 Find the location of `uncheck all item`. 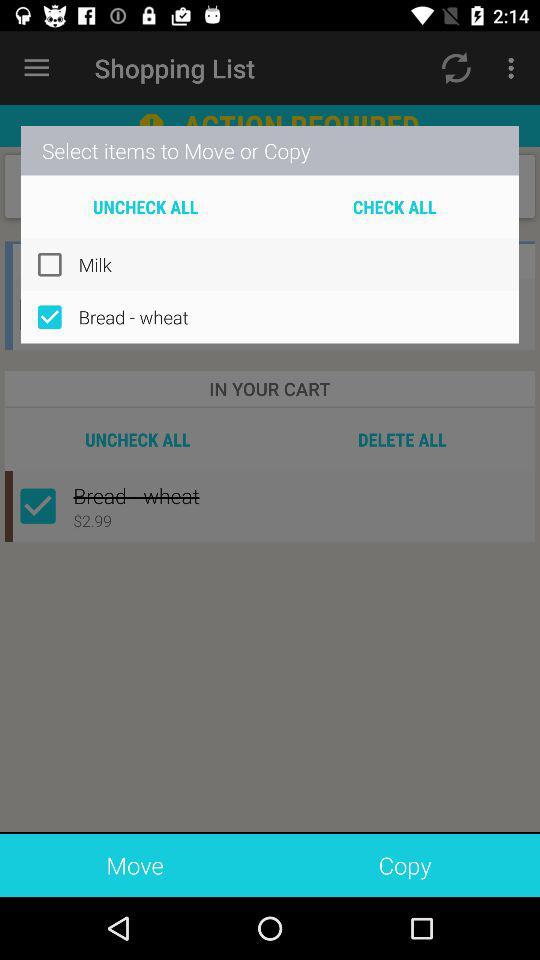

uncheck all item is located at coordinates (144, 206).